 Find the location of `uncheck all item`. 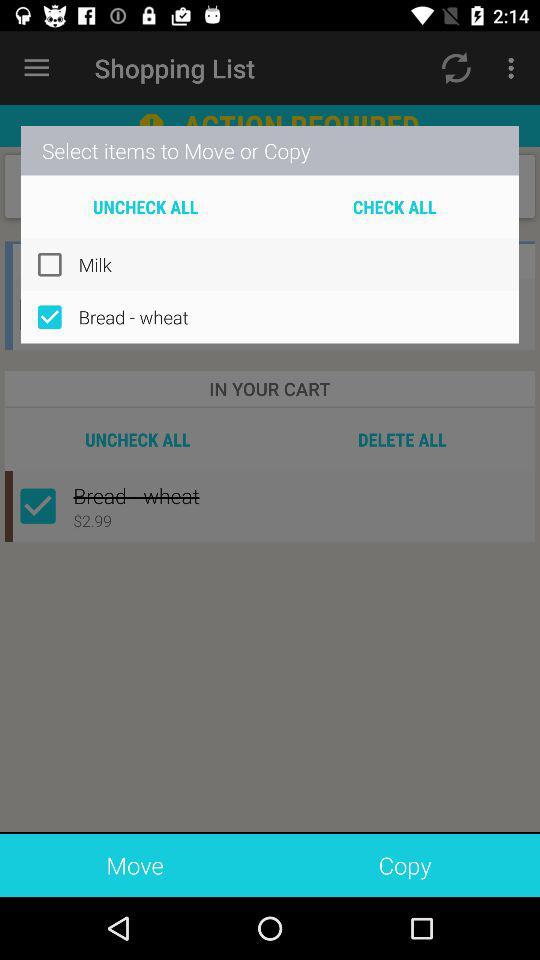

uncheck all item is located at coordinates (144, 206).